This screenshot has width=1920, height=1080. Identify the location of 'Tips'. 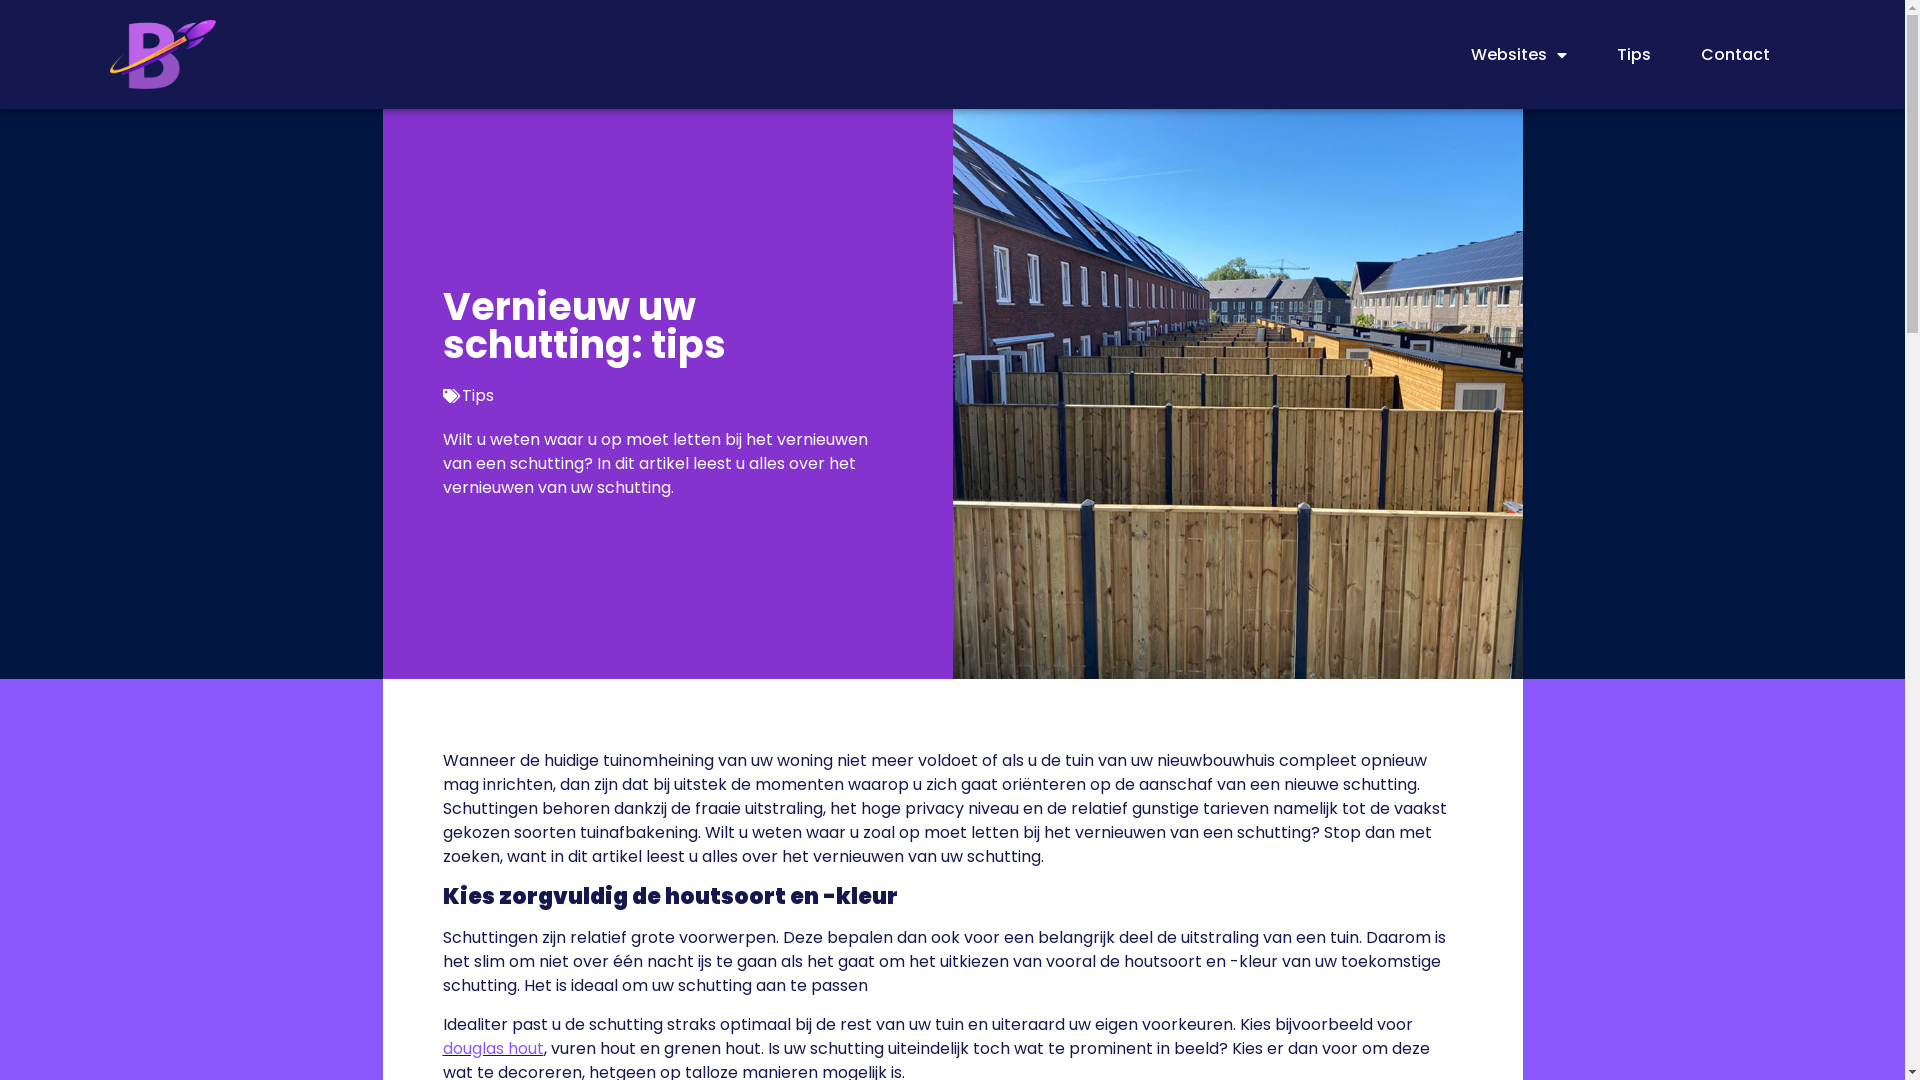
(1633, 53).